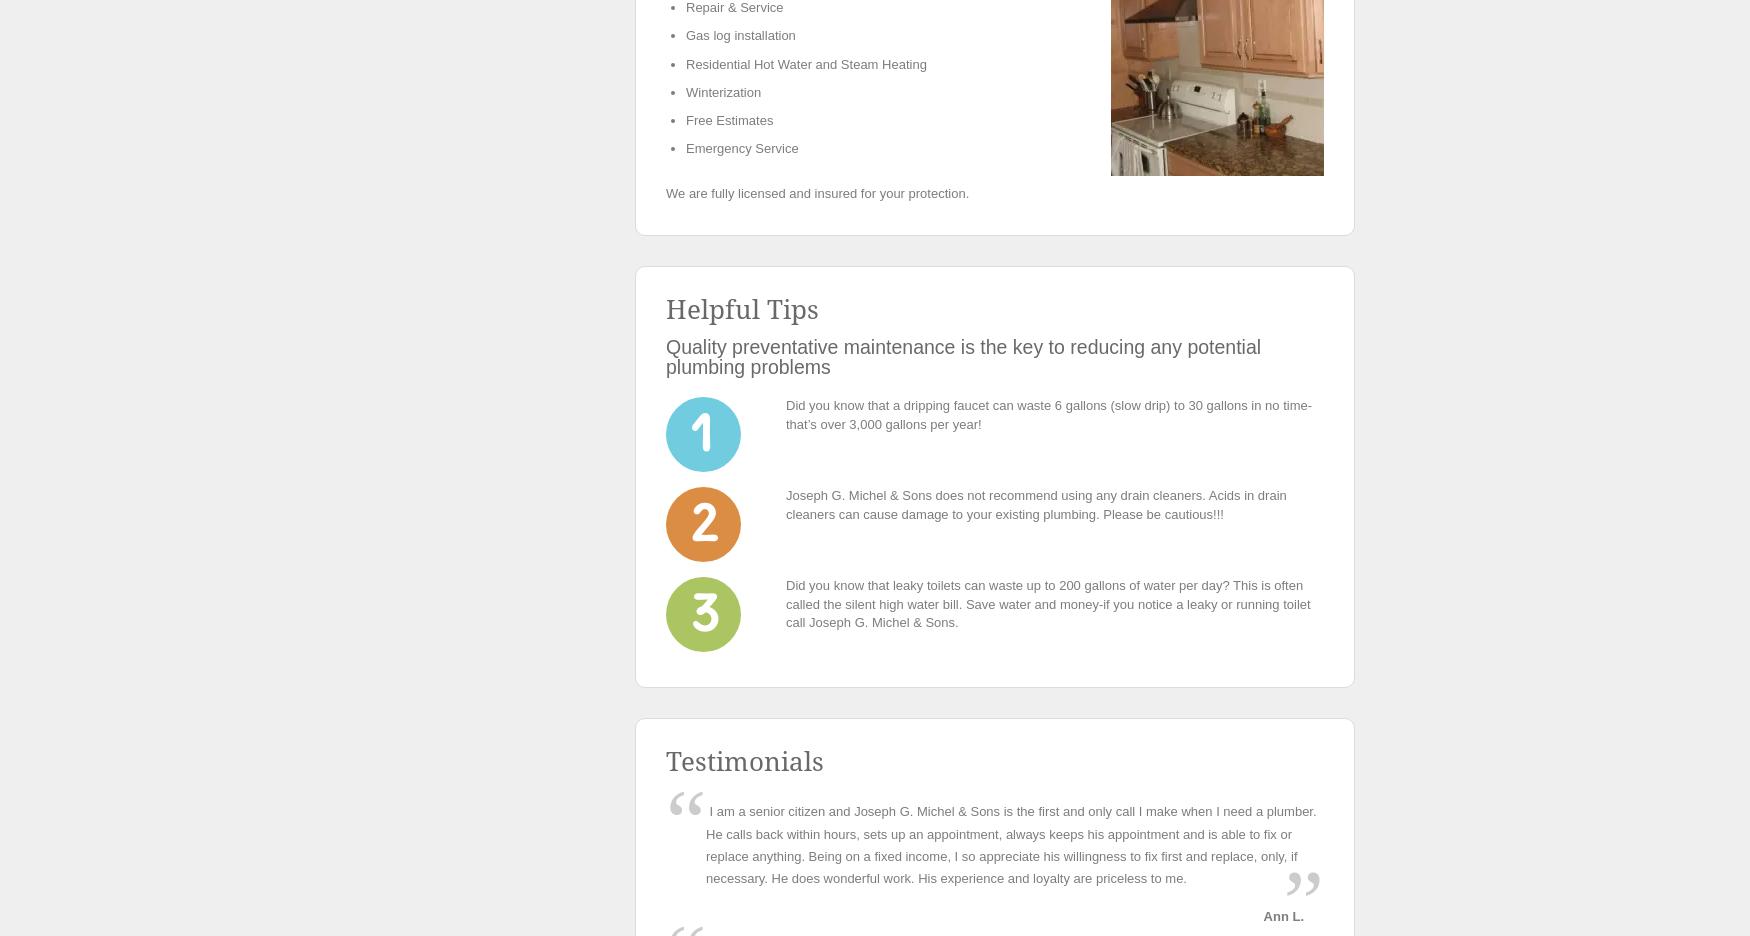 Image resolution: width=1750 pixels, height=936 pixels. What do you see at coordinates (685, 90) in the screenshot?
I see `'Winterization'` at bounding box center [685, 90].